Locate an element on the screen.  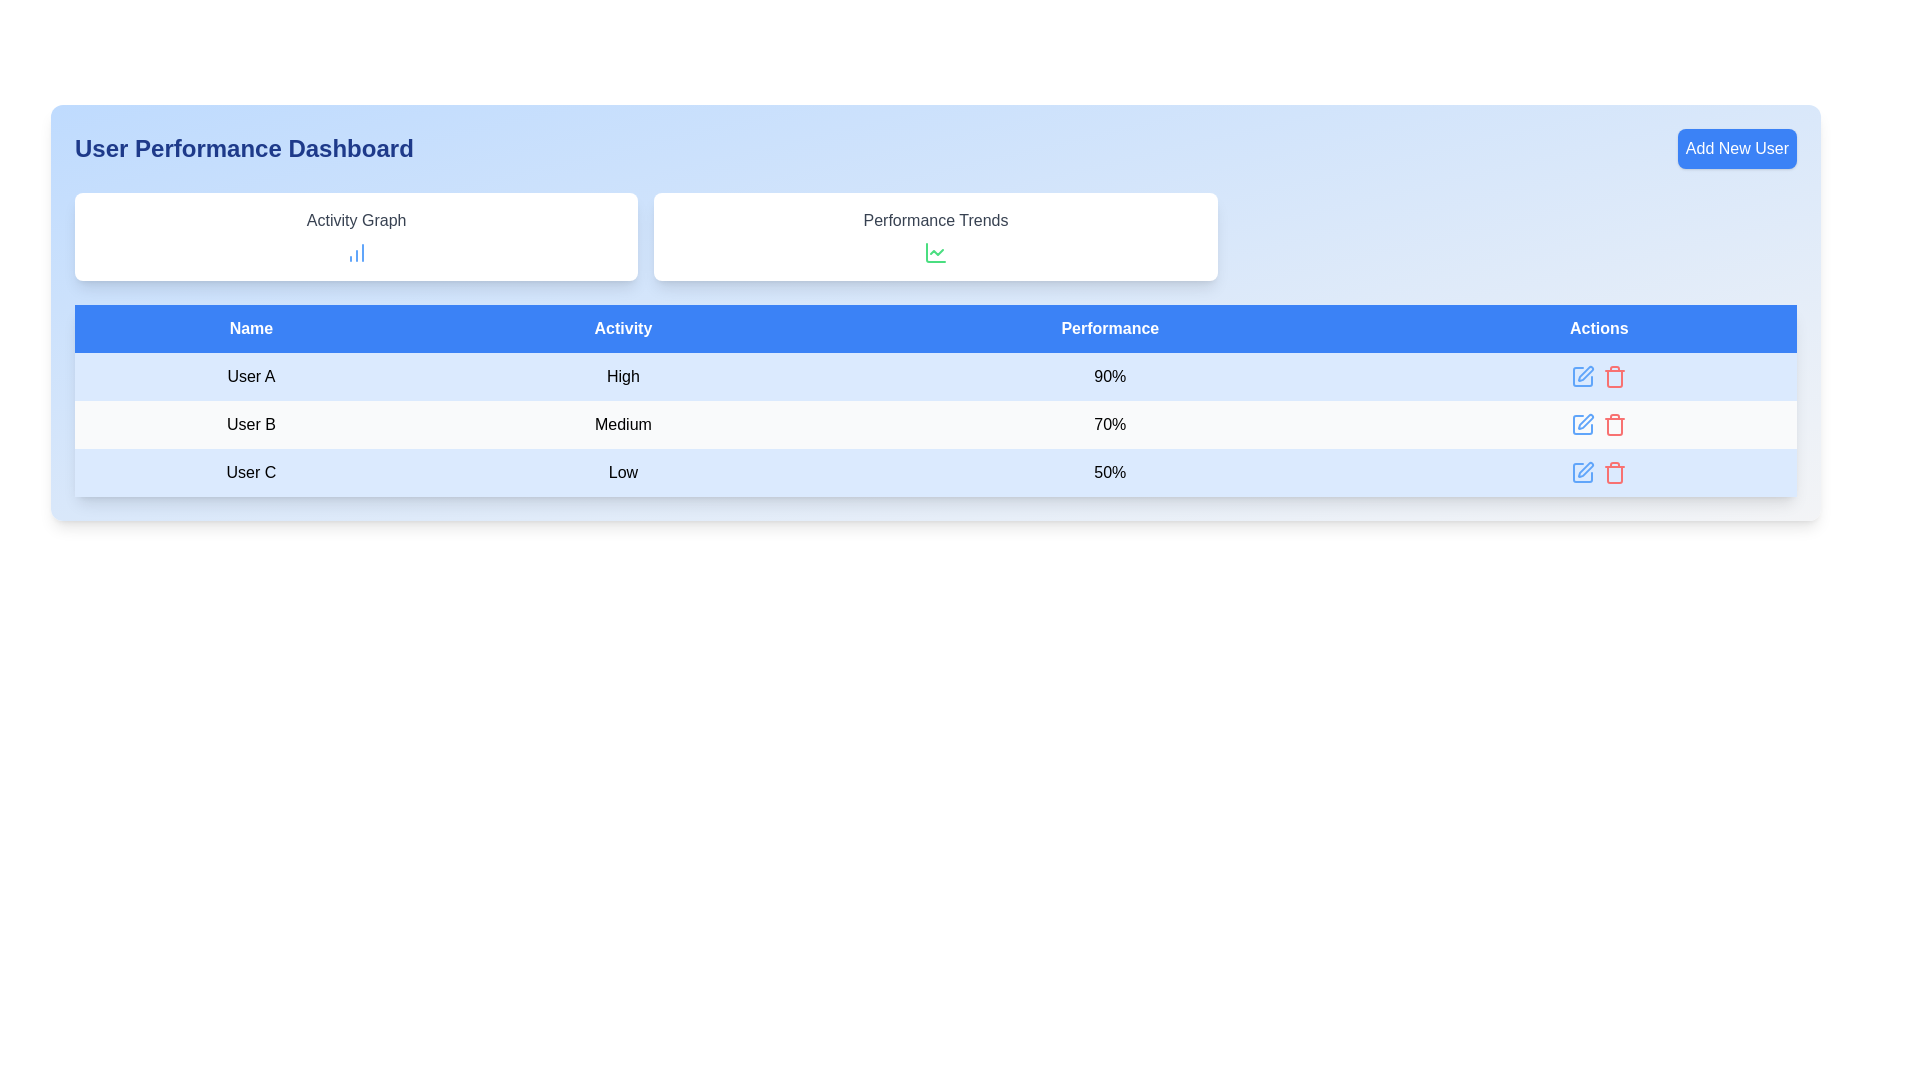
the delete button located in the 'Actions' column of the first row of the data table is located at coordinates (1615, 377).